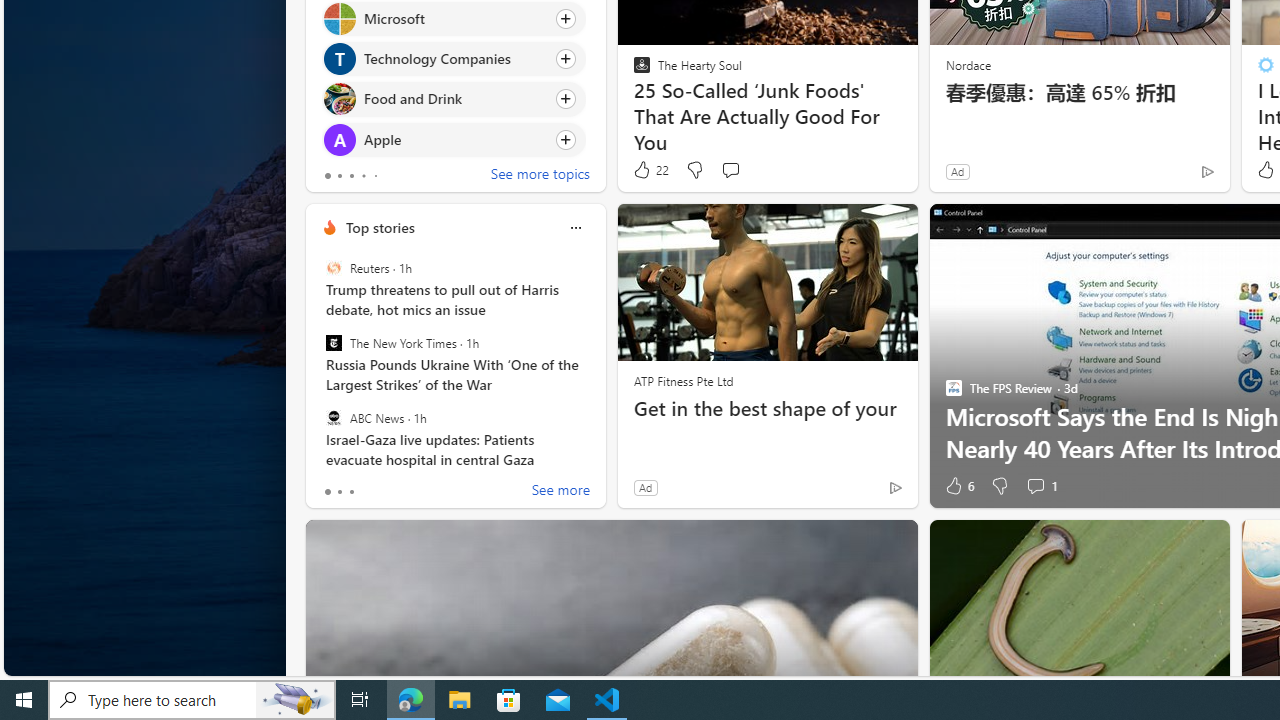 The image size is (1280, 720). Describe the element at coordinates (327, 492) in the screenshot. I see `'tab-0'` at that location.